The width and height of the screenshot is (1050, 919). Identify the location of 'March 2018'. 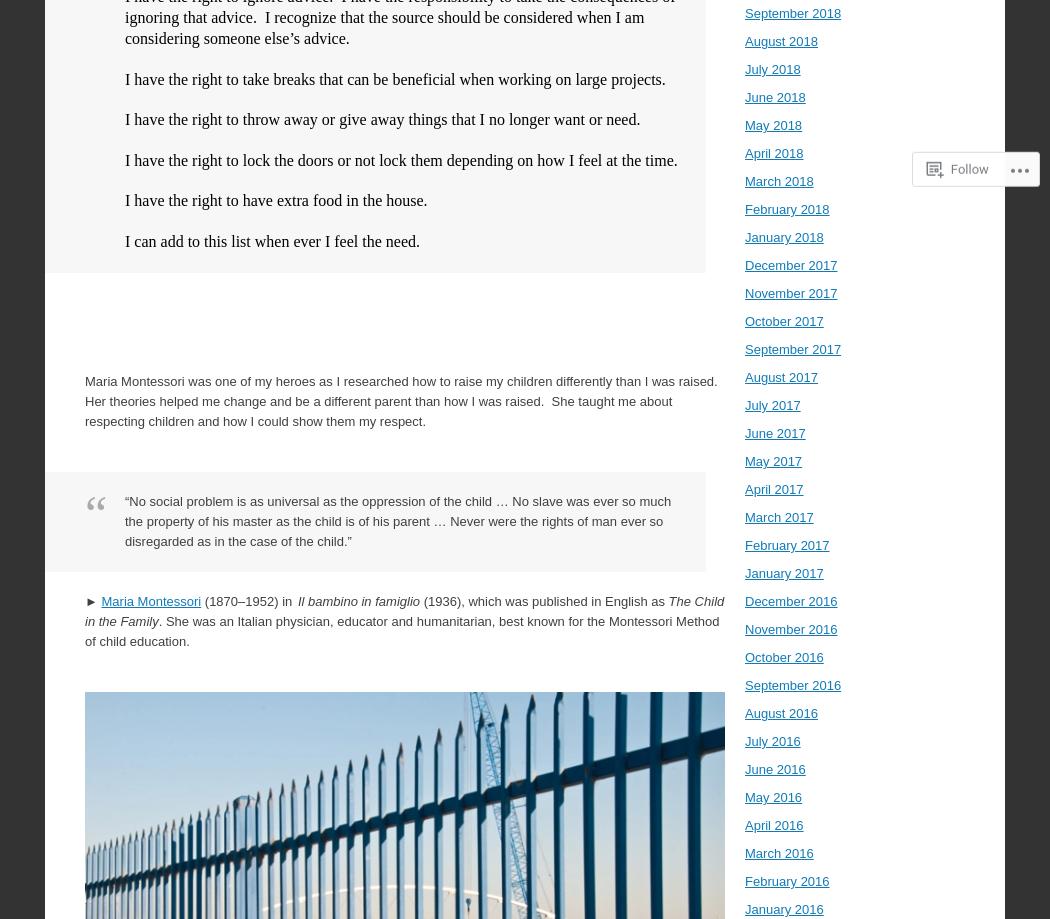
(743, 180).